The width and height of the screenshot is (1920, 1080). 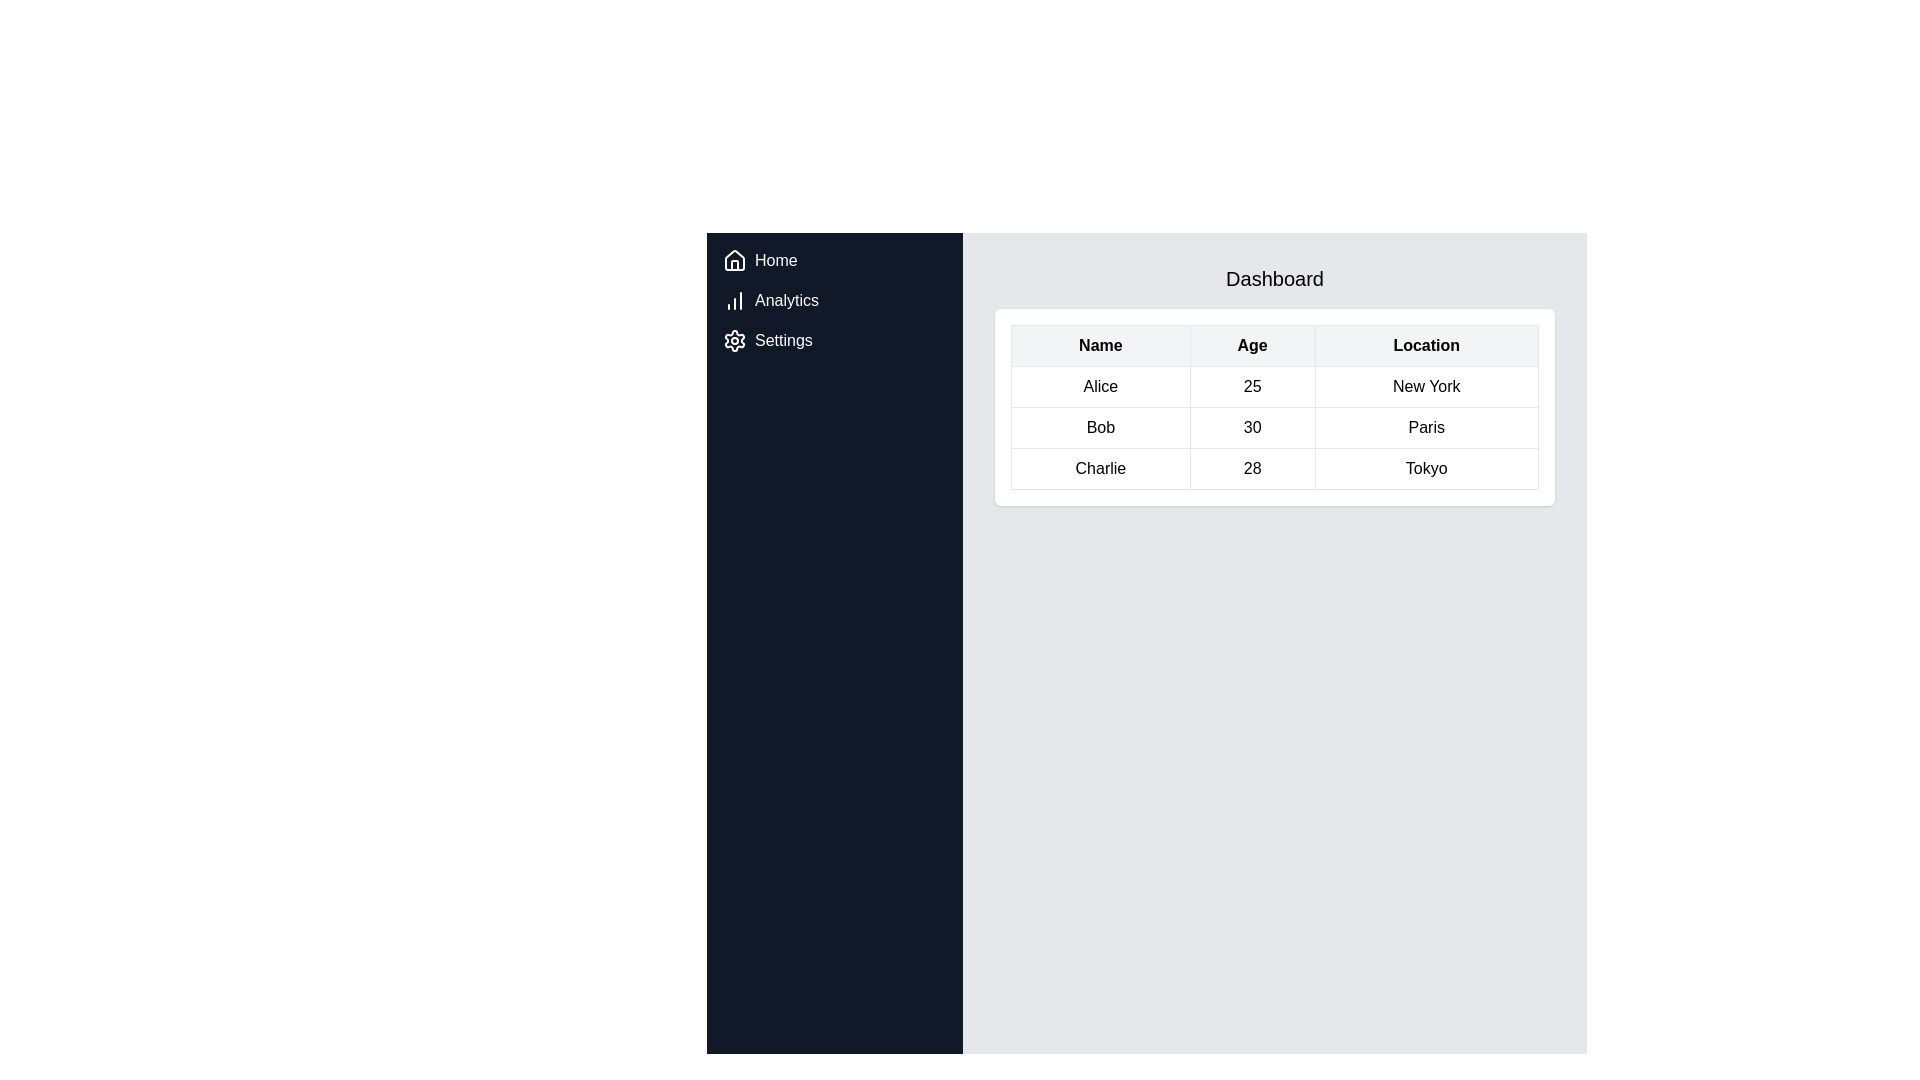 I want to click on the static Text Display Cell that shows the age of 'Alice' in the table under the 'Age' column on the Dashboard, so click(x=1251, y=386).